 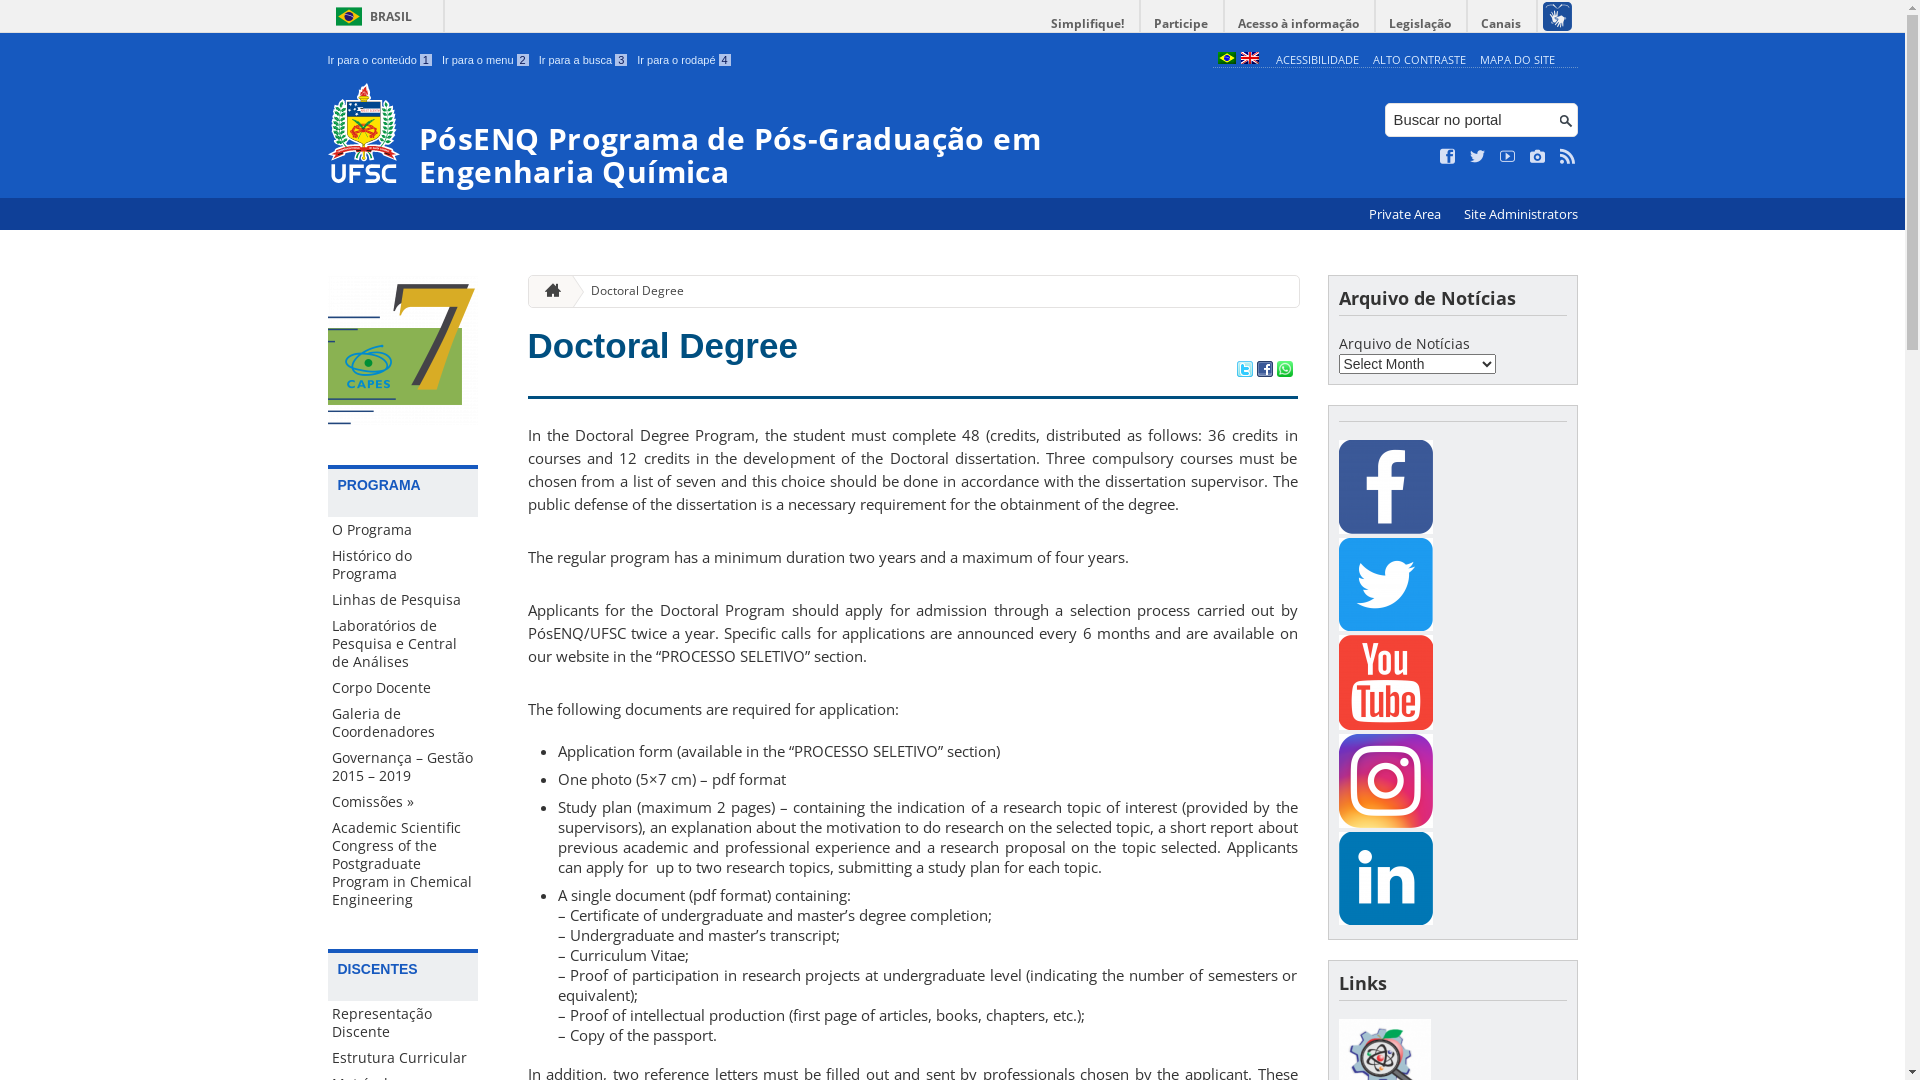 What do you see at coordinates (402, 1056) in the screenshot?
I see `'Estrutura Curricular'` at bounding box center [402, 1056].